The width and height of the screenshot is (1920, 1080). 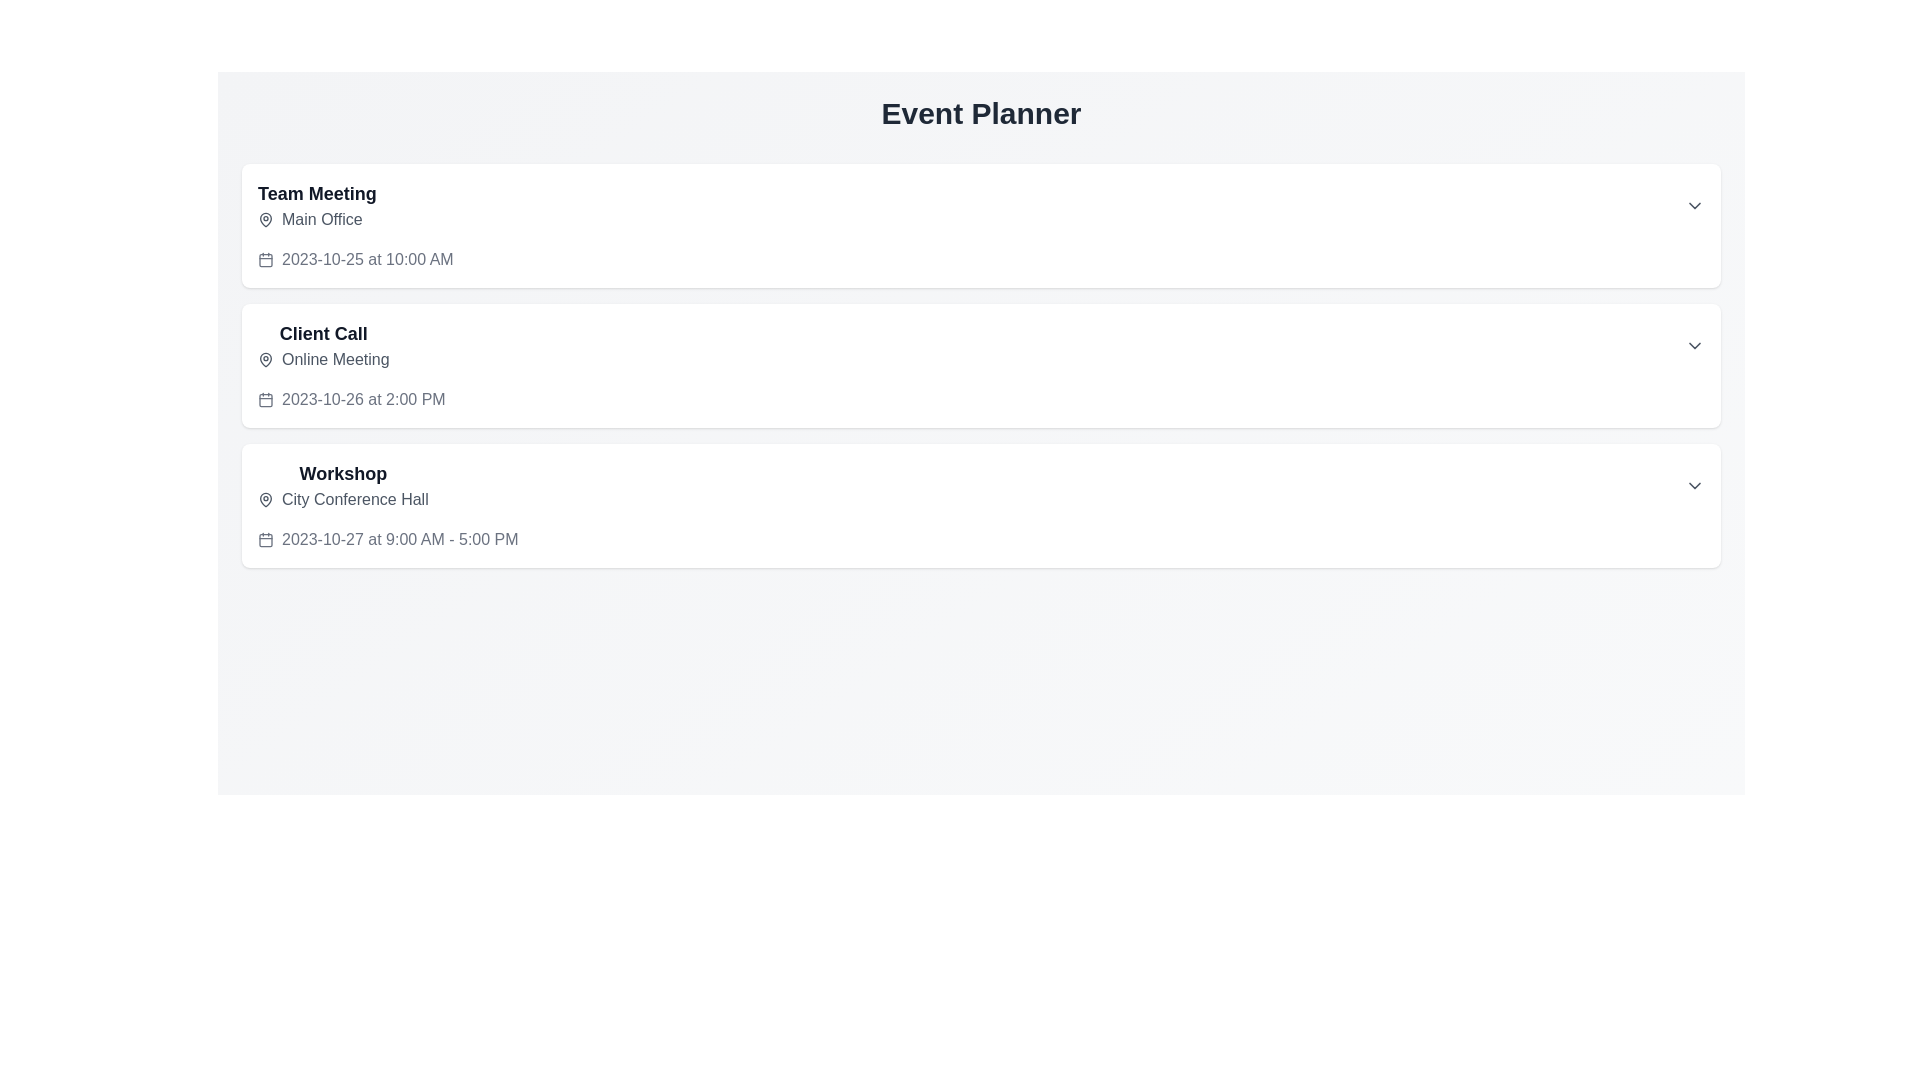 What do you see at coordinates (264, 258) in the screenshot?
I see `the decorative element inside the calendar icon, which is a rectangular shape with slightly rounded corners, filled with a solid color, located at the beginning of each event description area` at bounding box center [264, 258].